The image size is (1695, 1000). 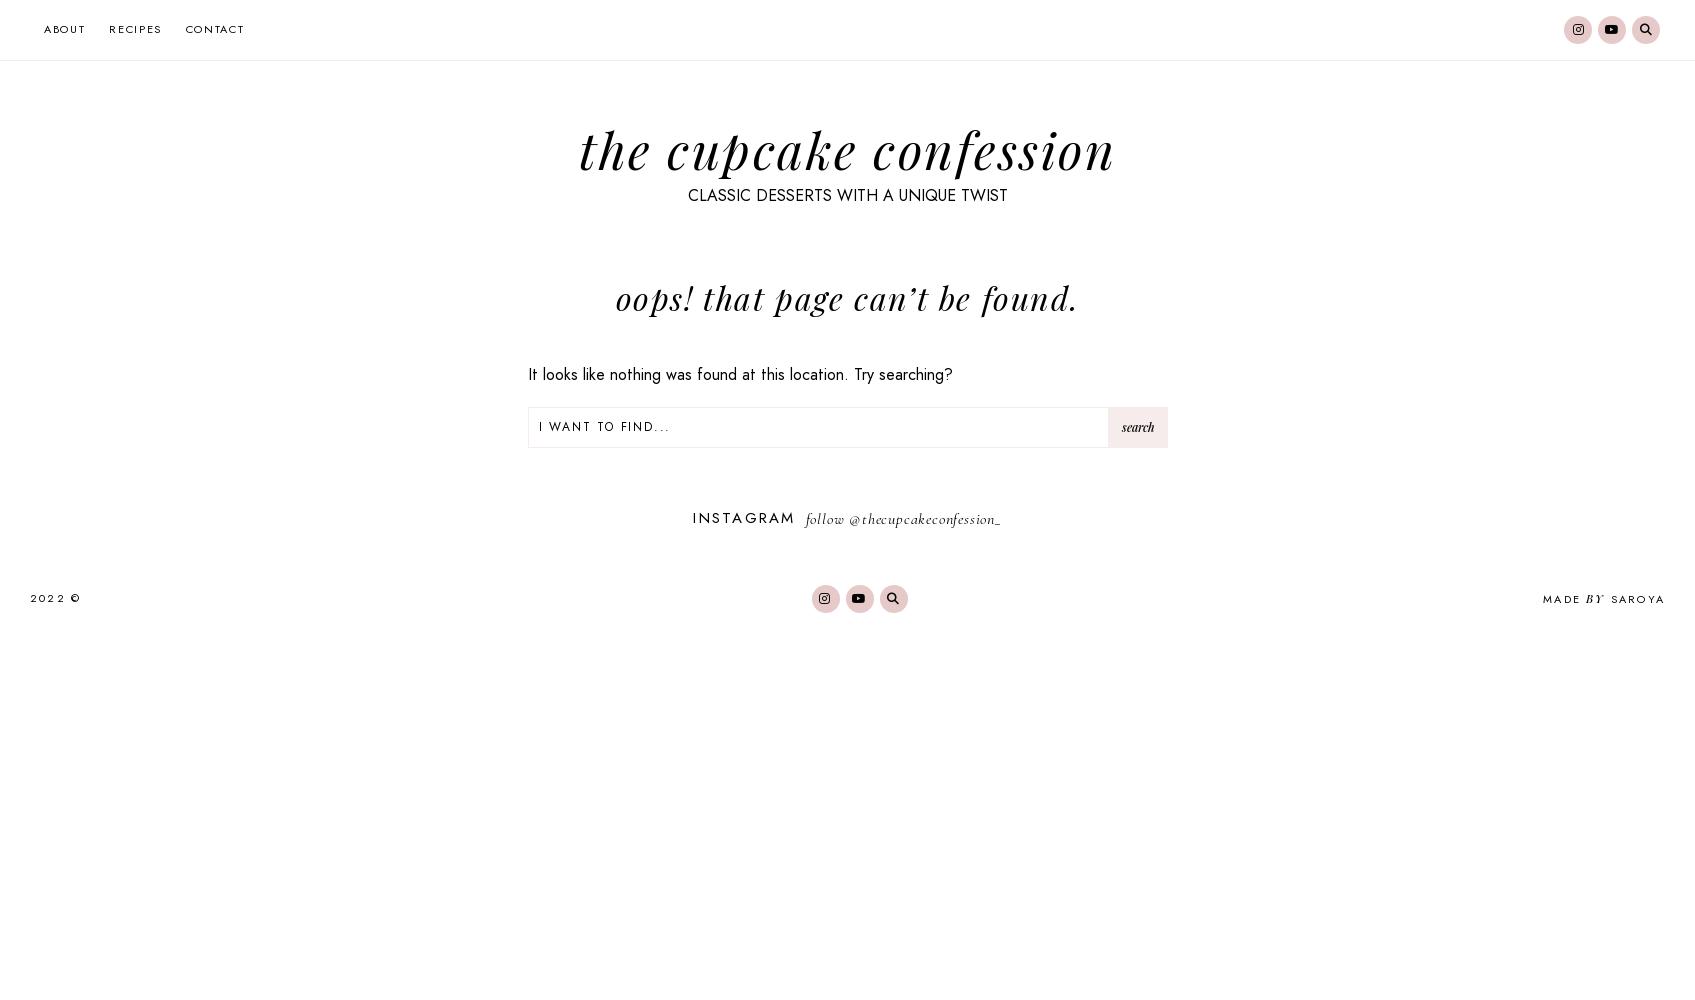 What do you see at coordinates (847, 148) in the screenshot?
I see `'The Cupcake Confession'` at bounding box center [847, 148].